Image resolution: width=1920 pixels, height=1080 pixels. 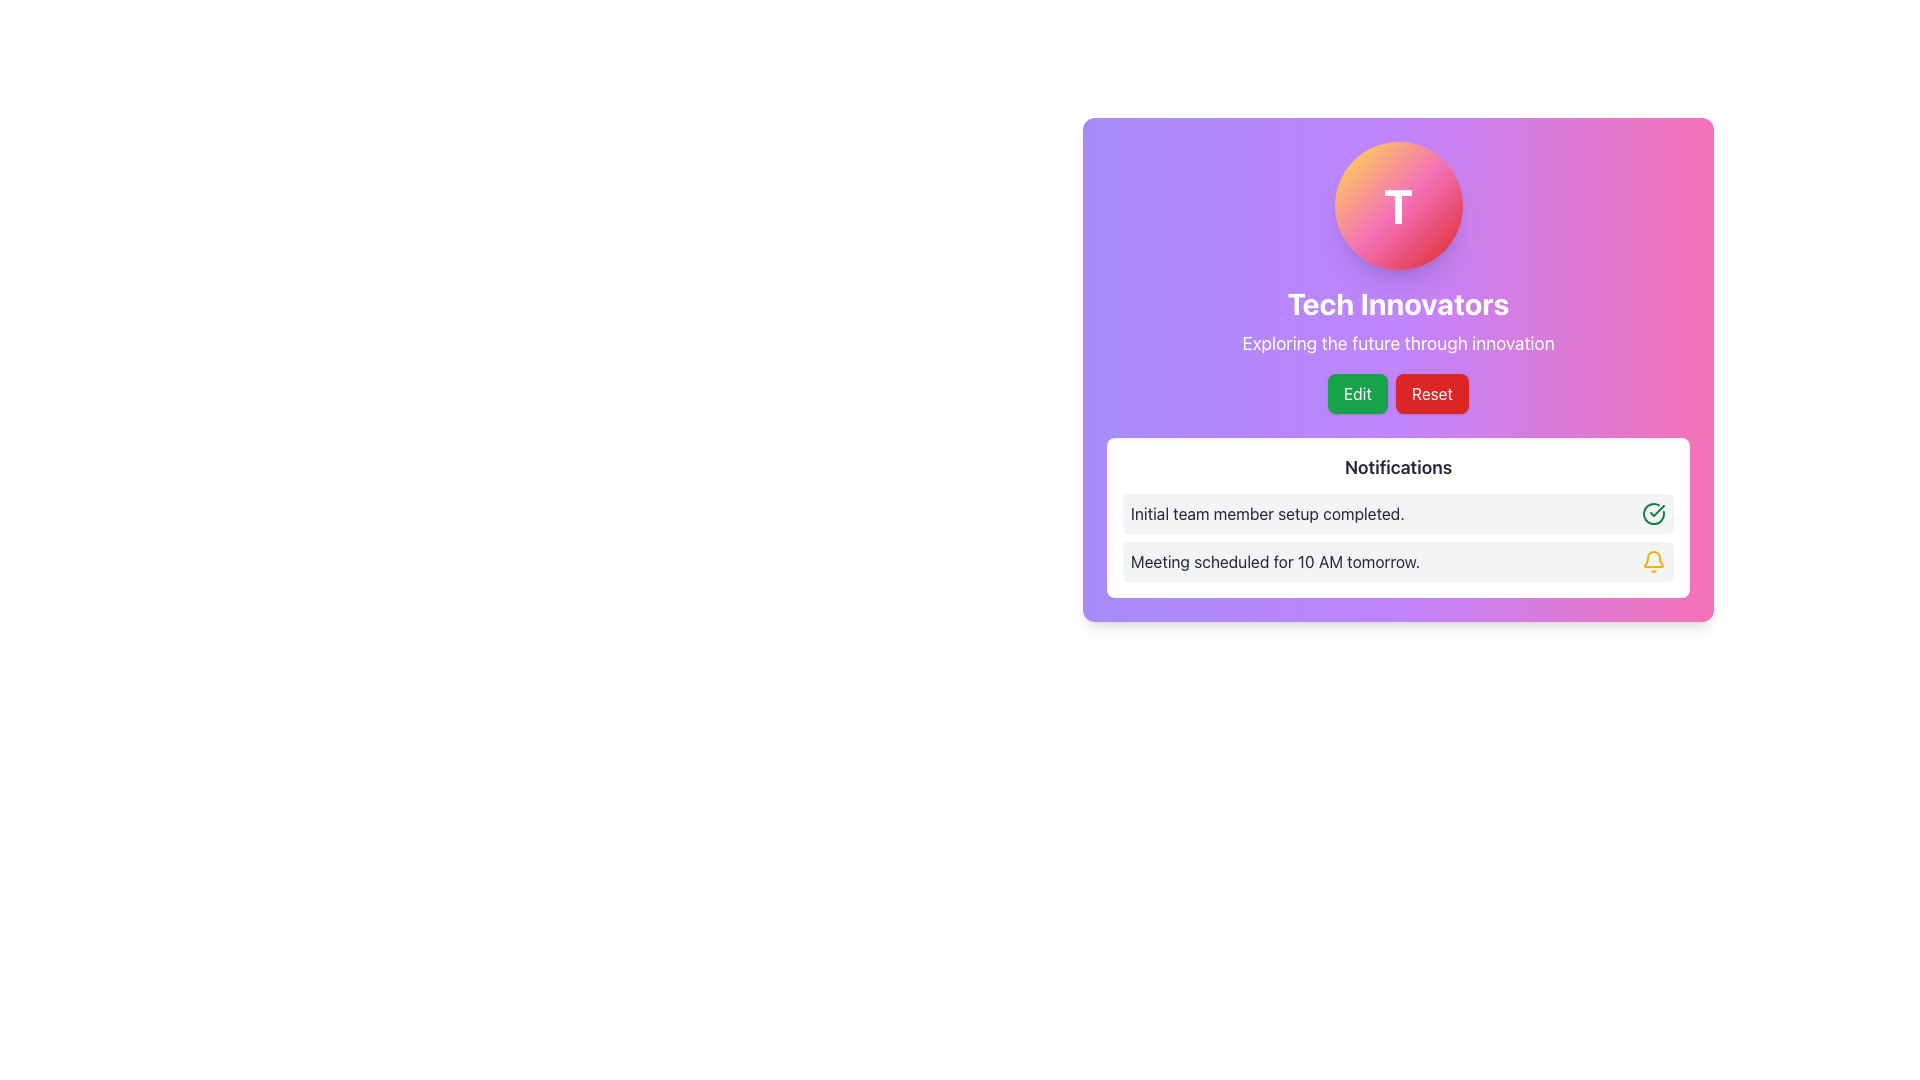 I want to click on the bell-shaped notification icon located at the bottom-right corner of the notification card that contains the text 'Meeting scheduled for 10 AM tomorrow.', so click(x=1654, y=562).